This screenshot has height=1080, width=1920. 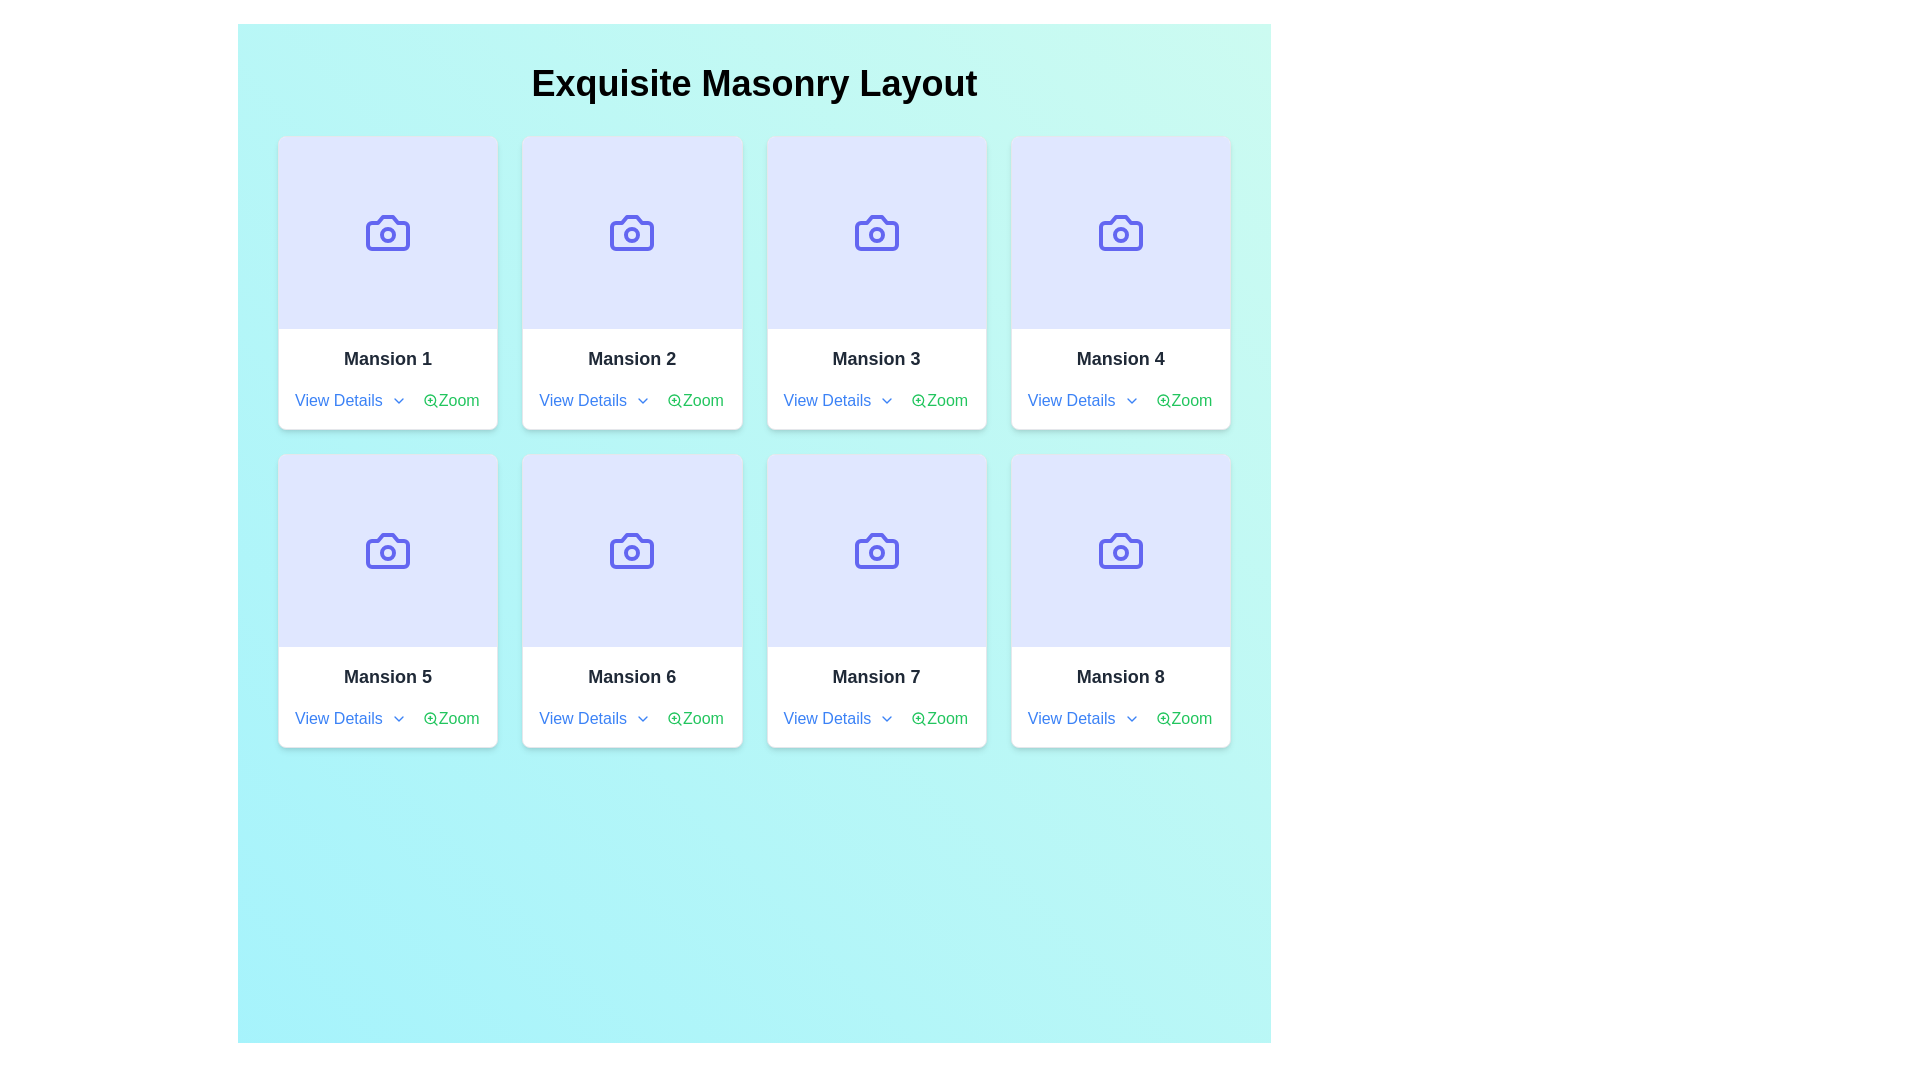 I want to click on the green magnifying glass icon with a plus sign inside it, located to the right of the text 'Zoom', so click(x=675, y=717).